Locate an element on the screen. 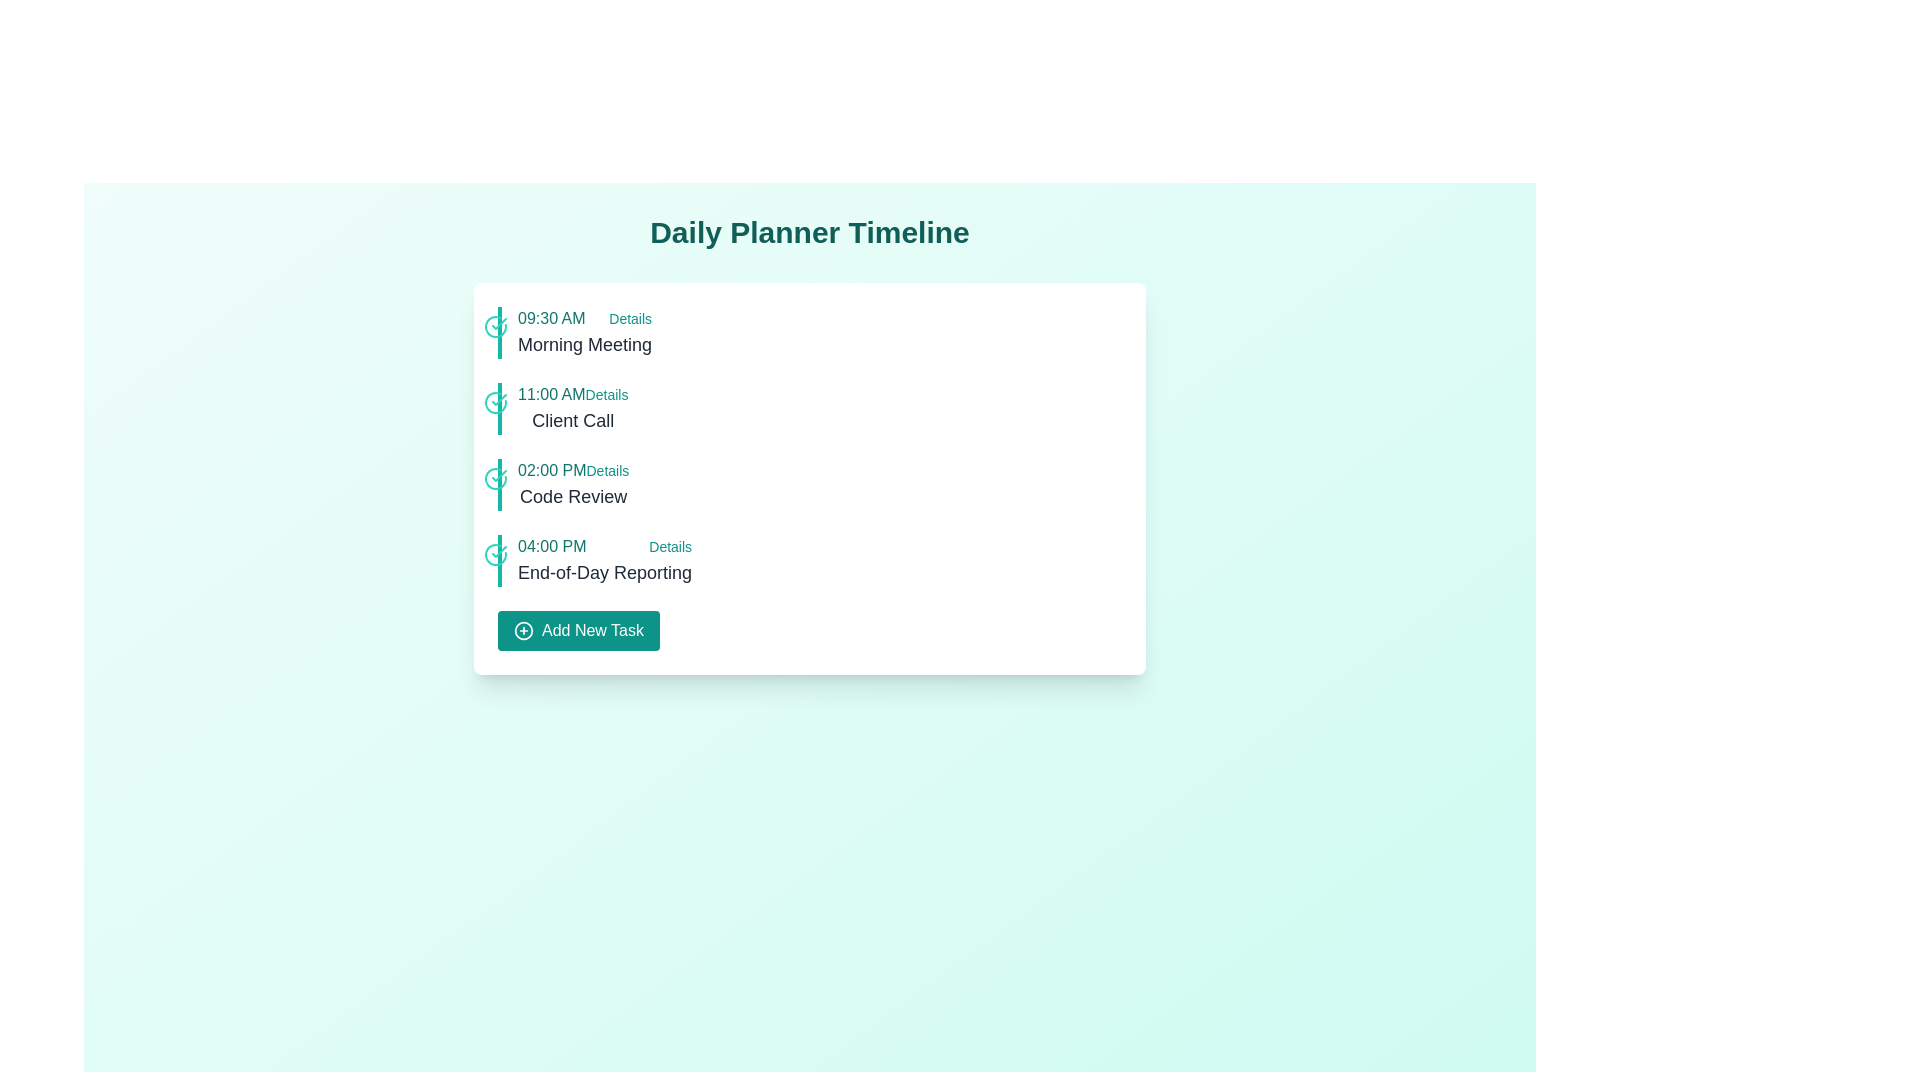 The height and width of the screenshot is (1080, 1920). the 'Add Task' button located at the bottom of the task list to enable keyboard input for adding a new task is located at coordinates (578, 631).